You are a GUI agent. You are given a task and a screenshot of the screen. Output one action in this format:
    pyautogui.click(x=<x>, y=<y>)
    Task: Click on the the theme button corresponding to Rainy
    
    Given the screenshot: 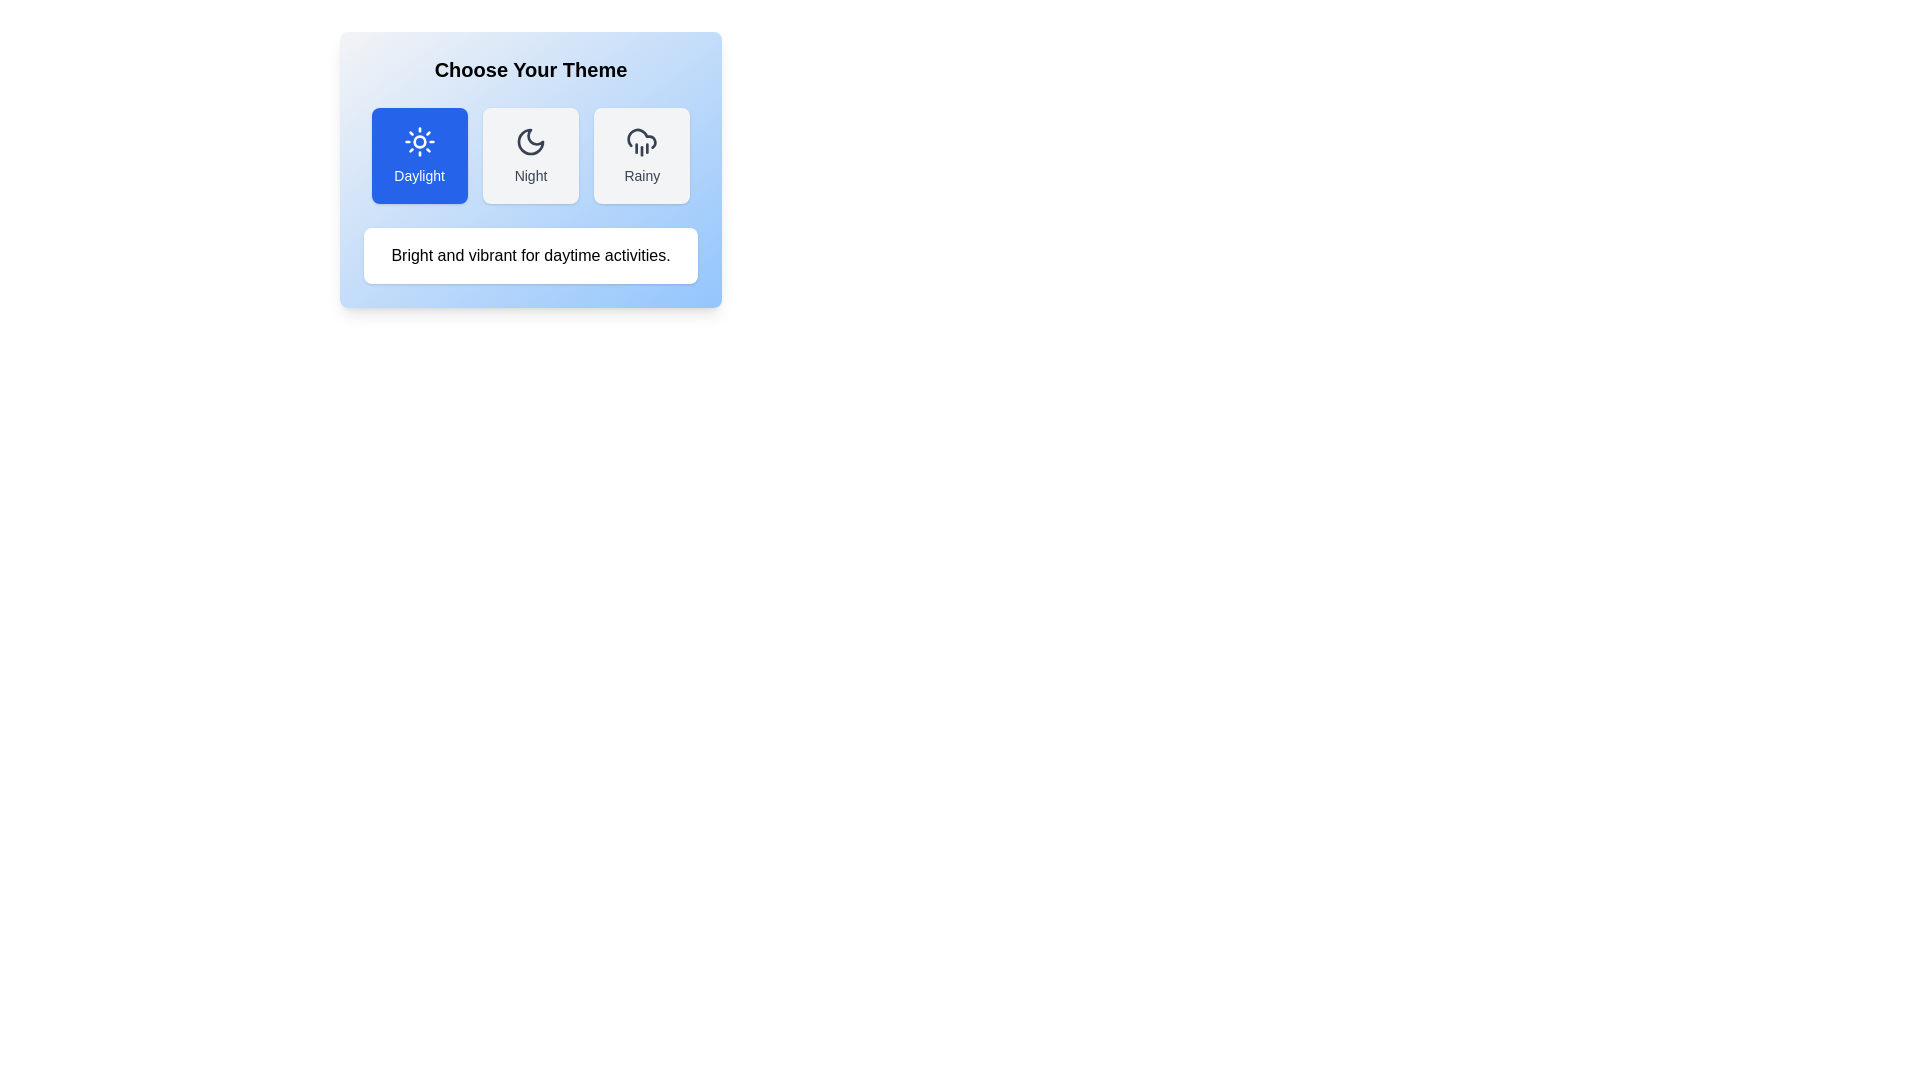 What is the action you would take?
    pyautogui.click(x=642, y=154)
    